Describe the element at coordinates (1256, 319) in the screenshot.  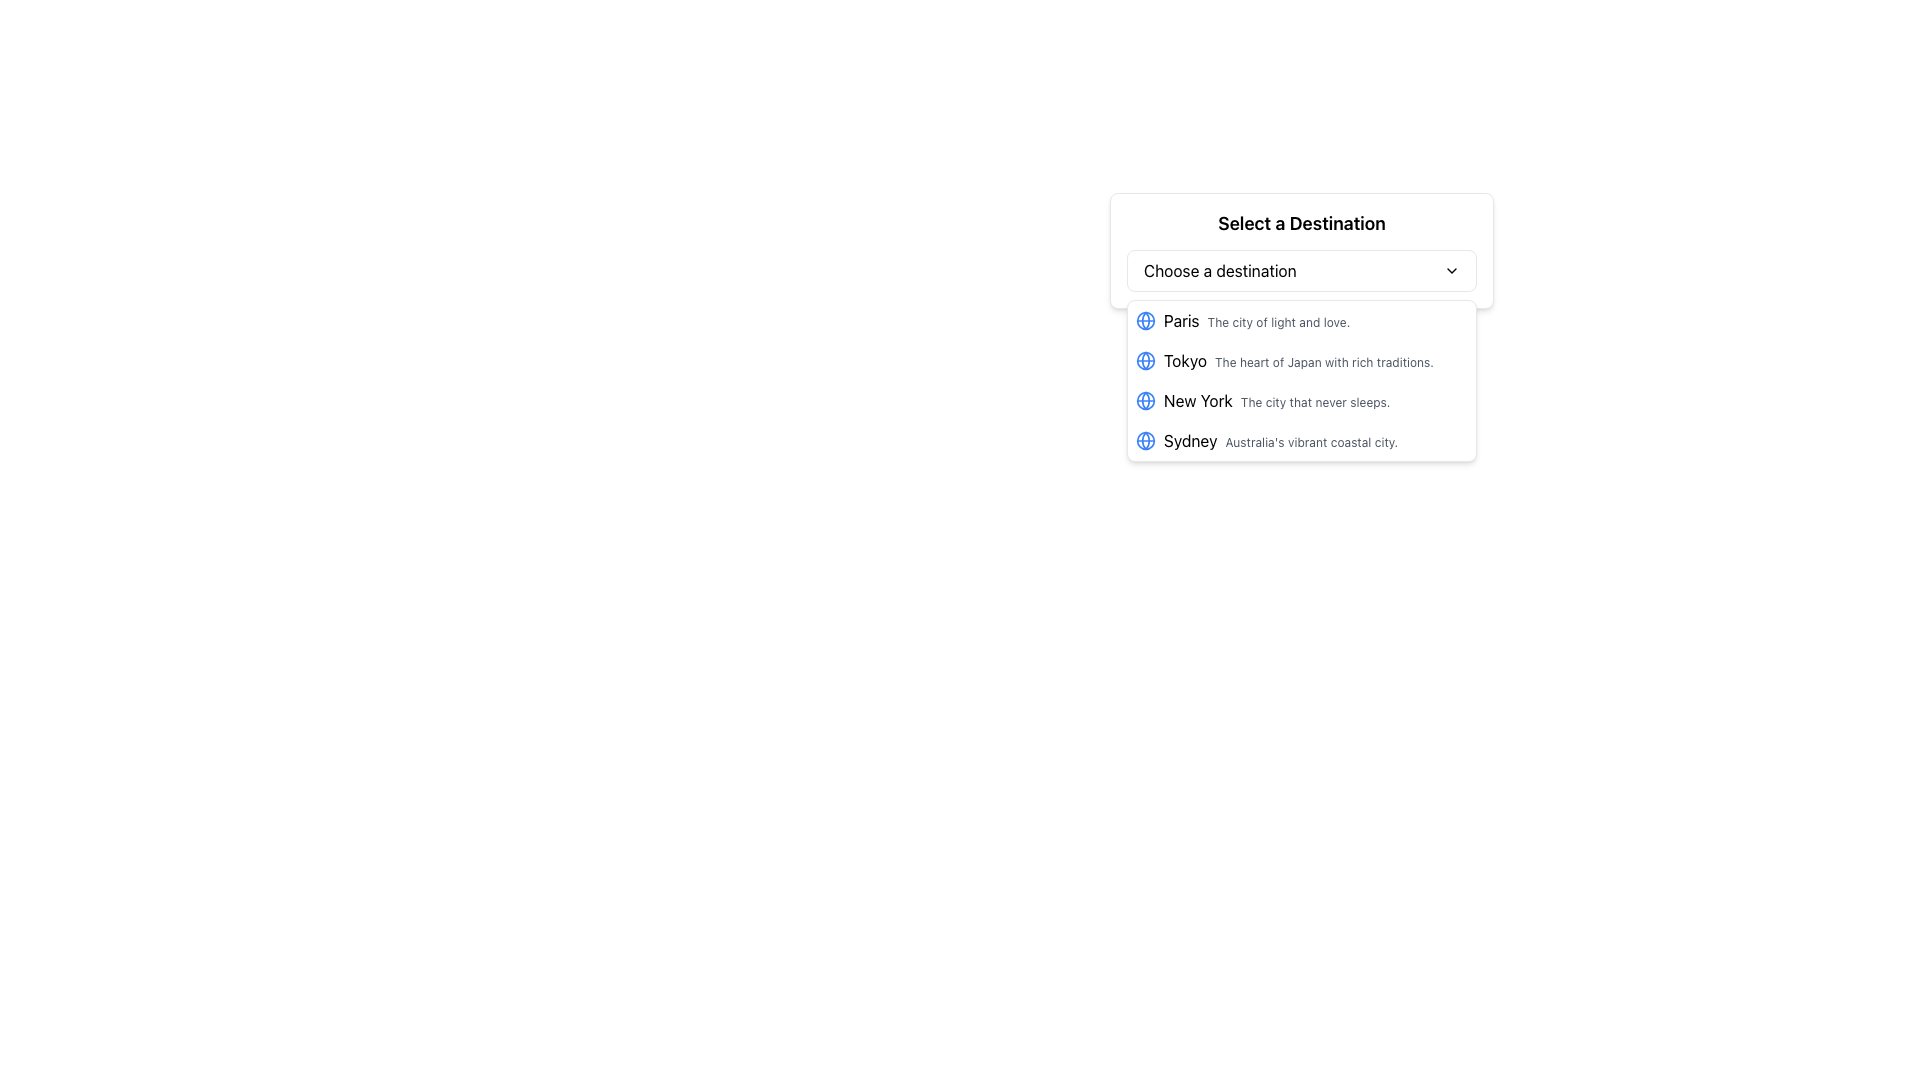
I see `the text label reading 'The city of light and love.' next to the bolded label 'Paris' in the dropdown menu titled 'Select a Destination.'` at that location.